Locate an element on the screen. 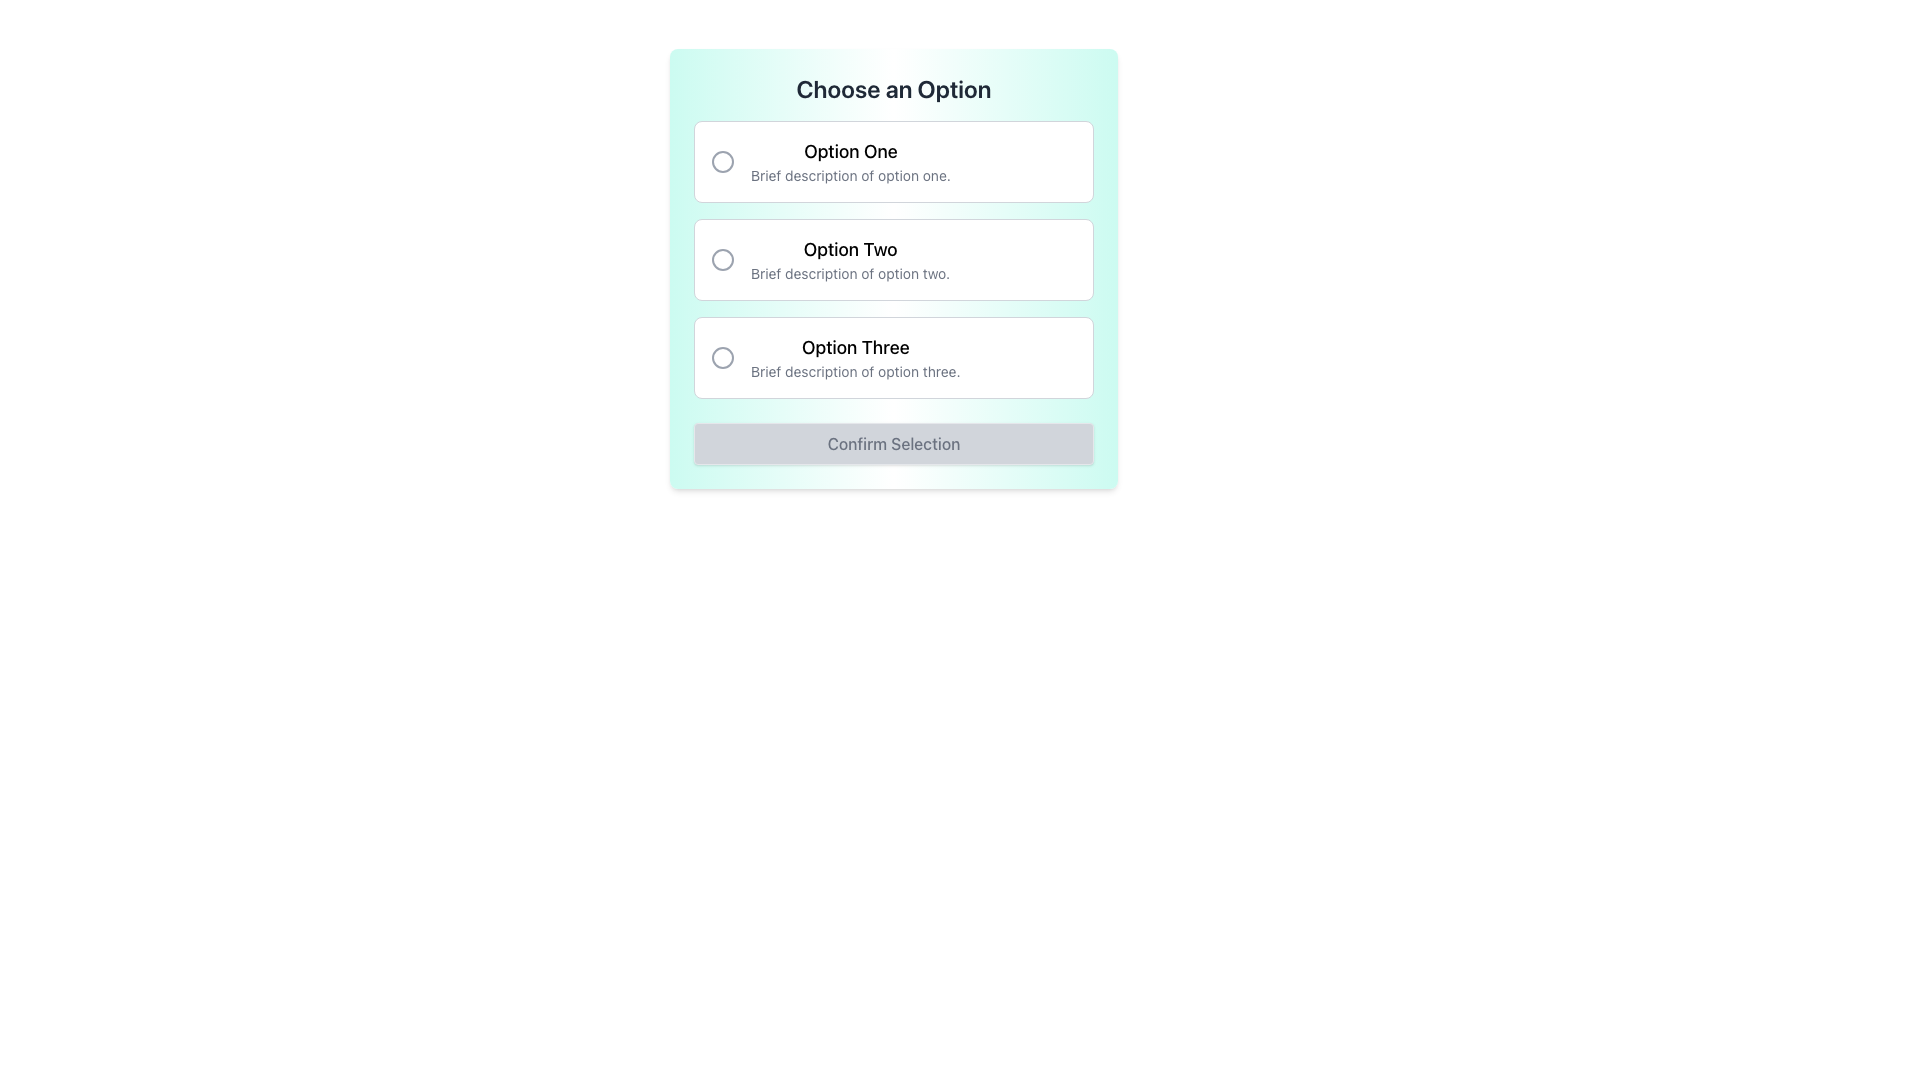 This screenshot has width=1920, height=1080. the unselected radio button, which is a circular gray icon located at the leftmost region of the 'Option Three' option card is located at coordinates (722, 357).